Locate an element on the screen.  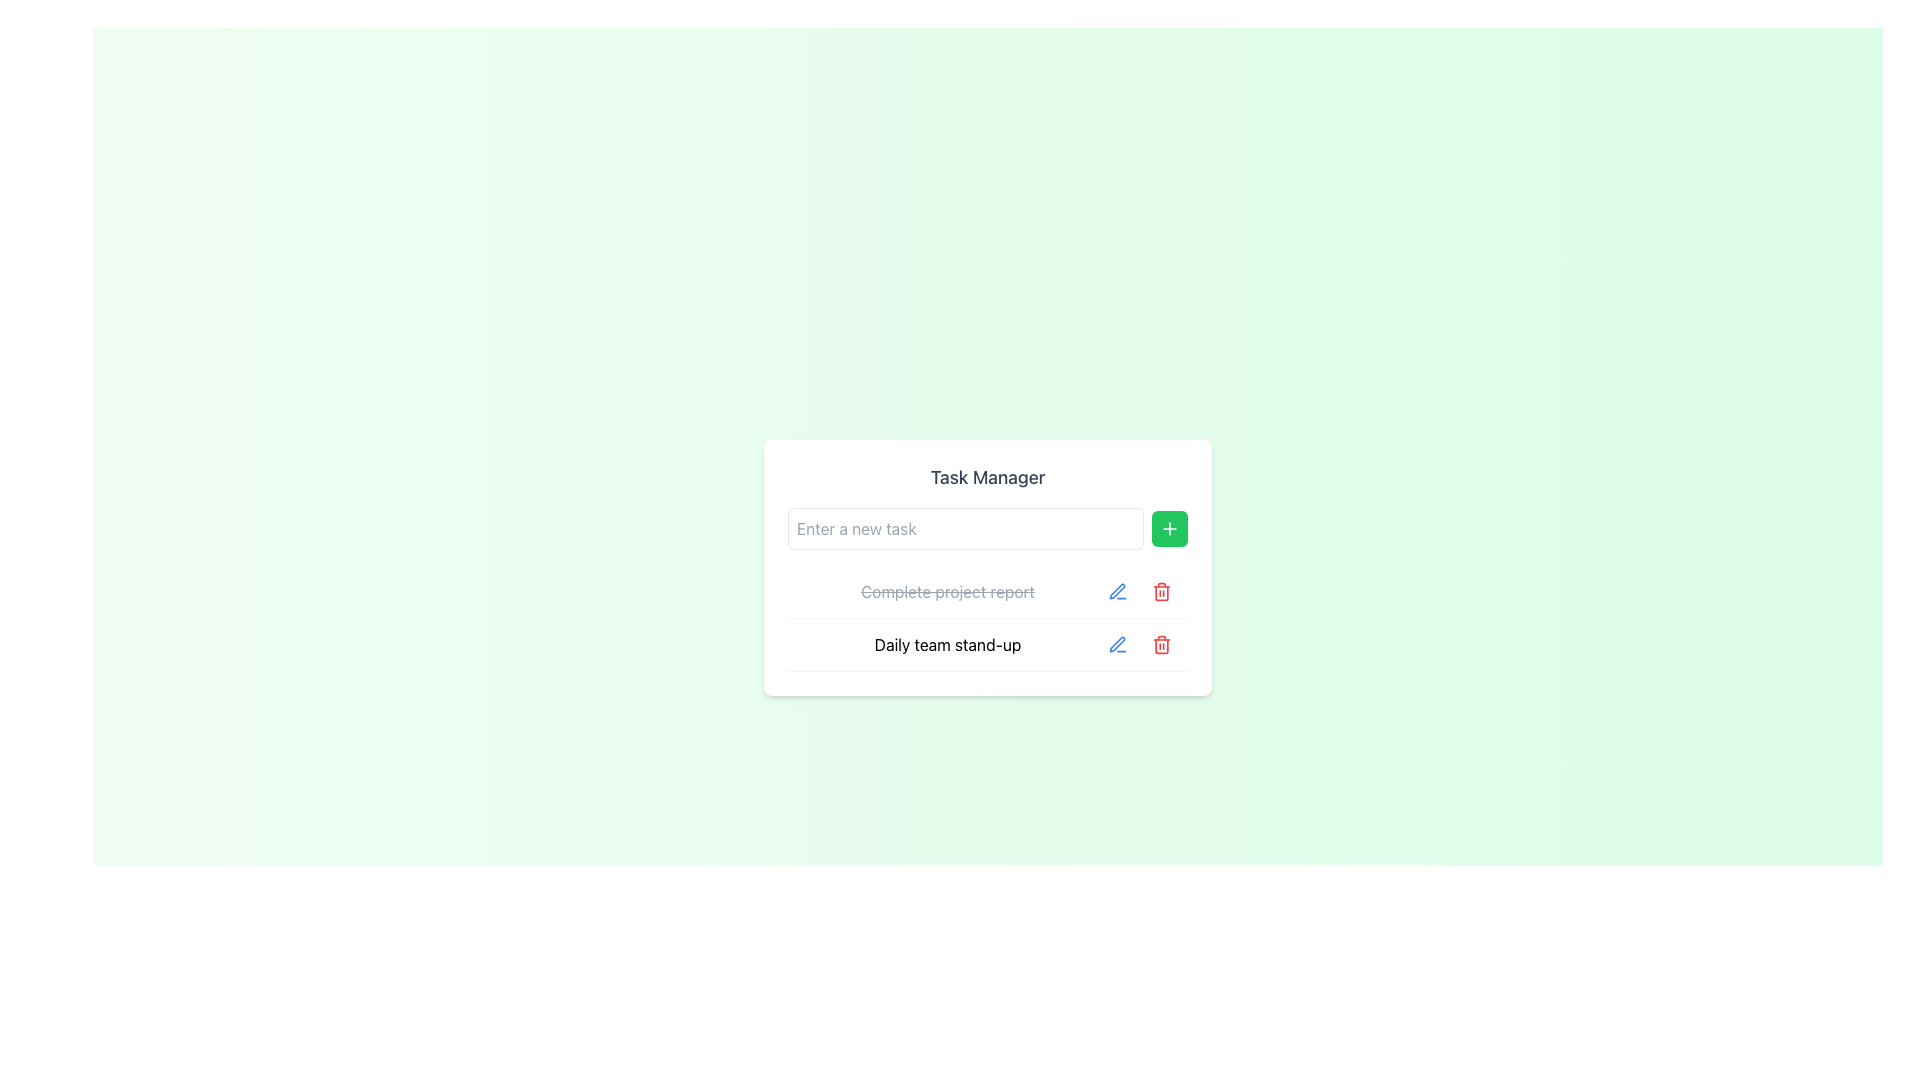
the static text element labeled 'Daily team stand-up', which serves as a title for a task entry in the Task Manager section is located at coordinates (947, 644).